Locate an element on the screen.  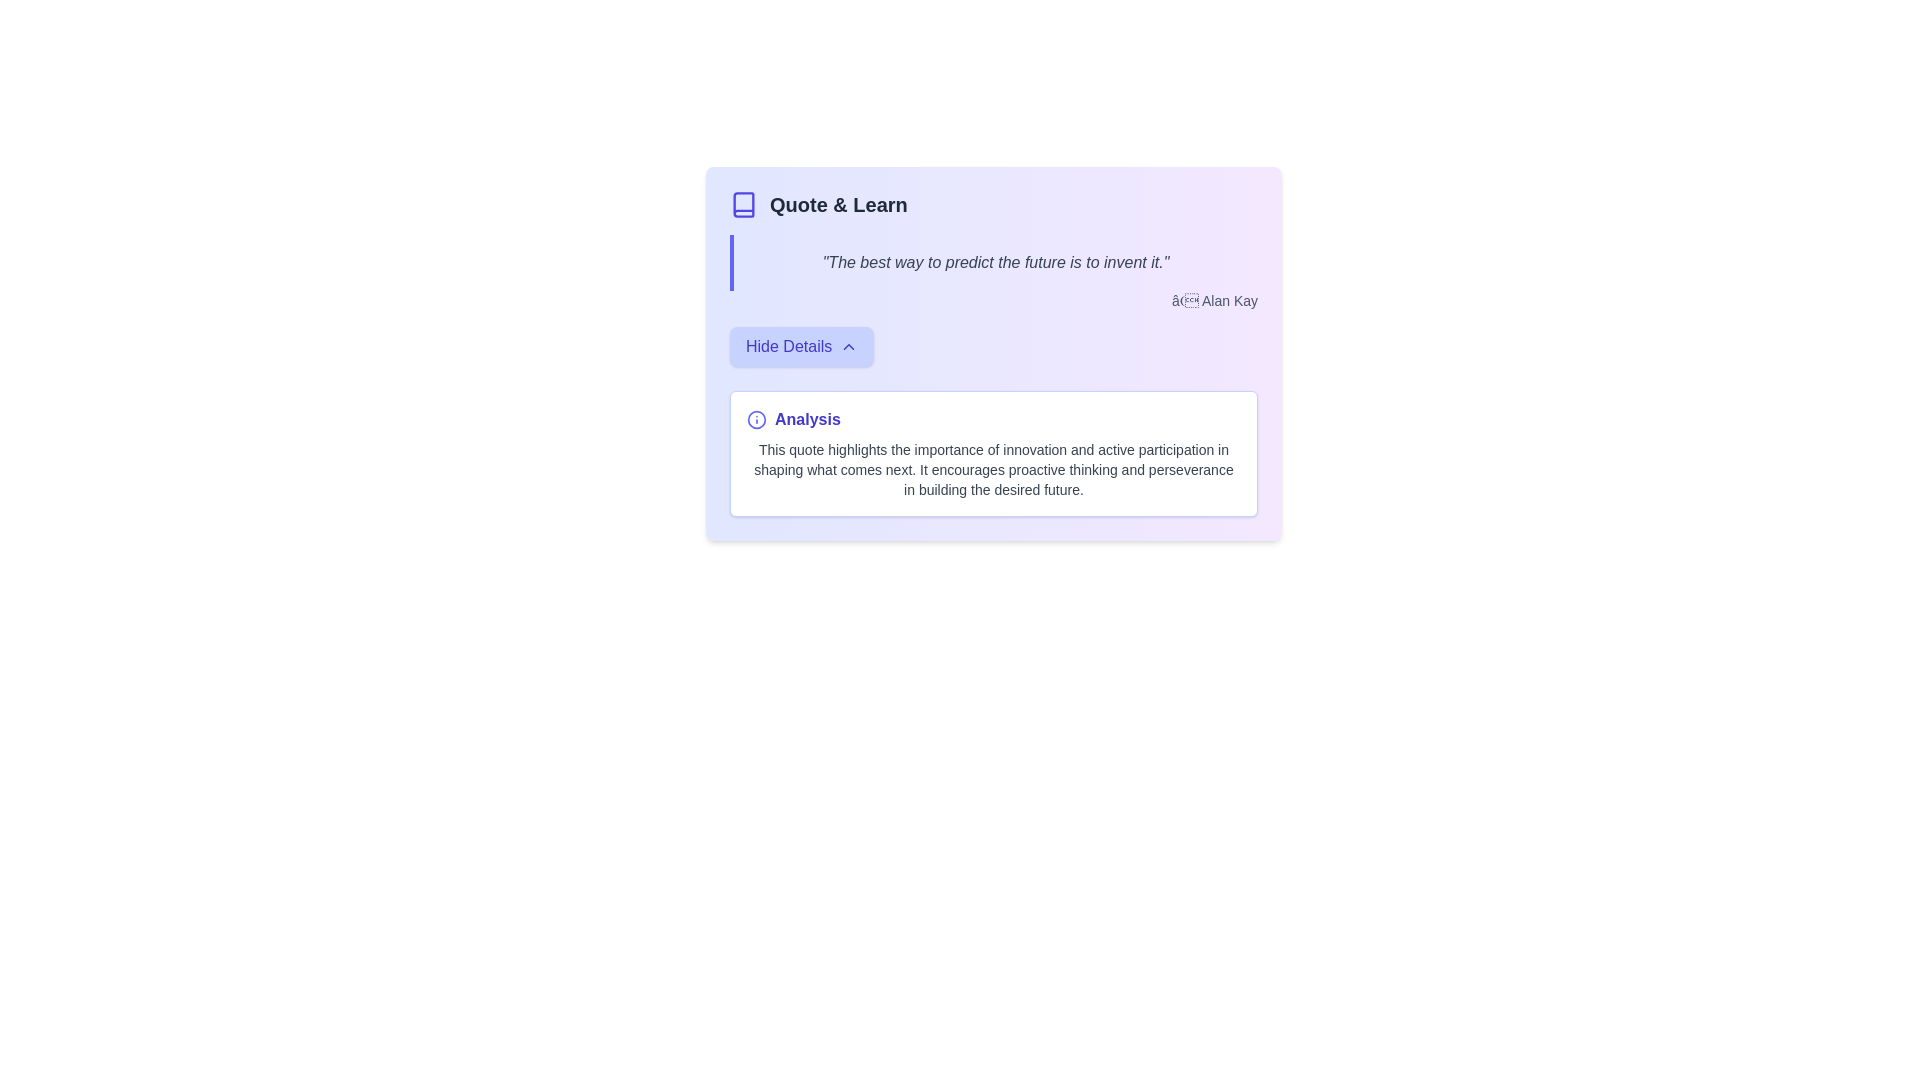
the information icon located in the upper-left corner of the 'Analysis' section is located at coordinates (756, 419).